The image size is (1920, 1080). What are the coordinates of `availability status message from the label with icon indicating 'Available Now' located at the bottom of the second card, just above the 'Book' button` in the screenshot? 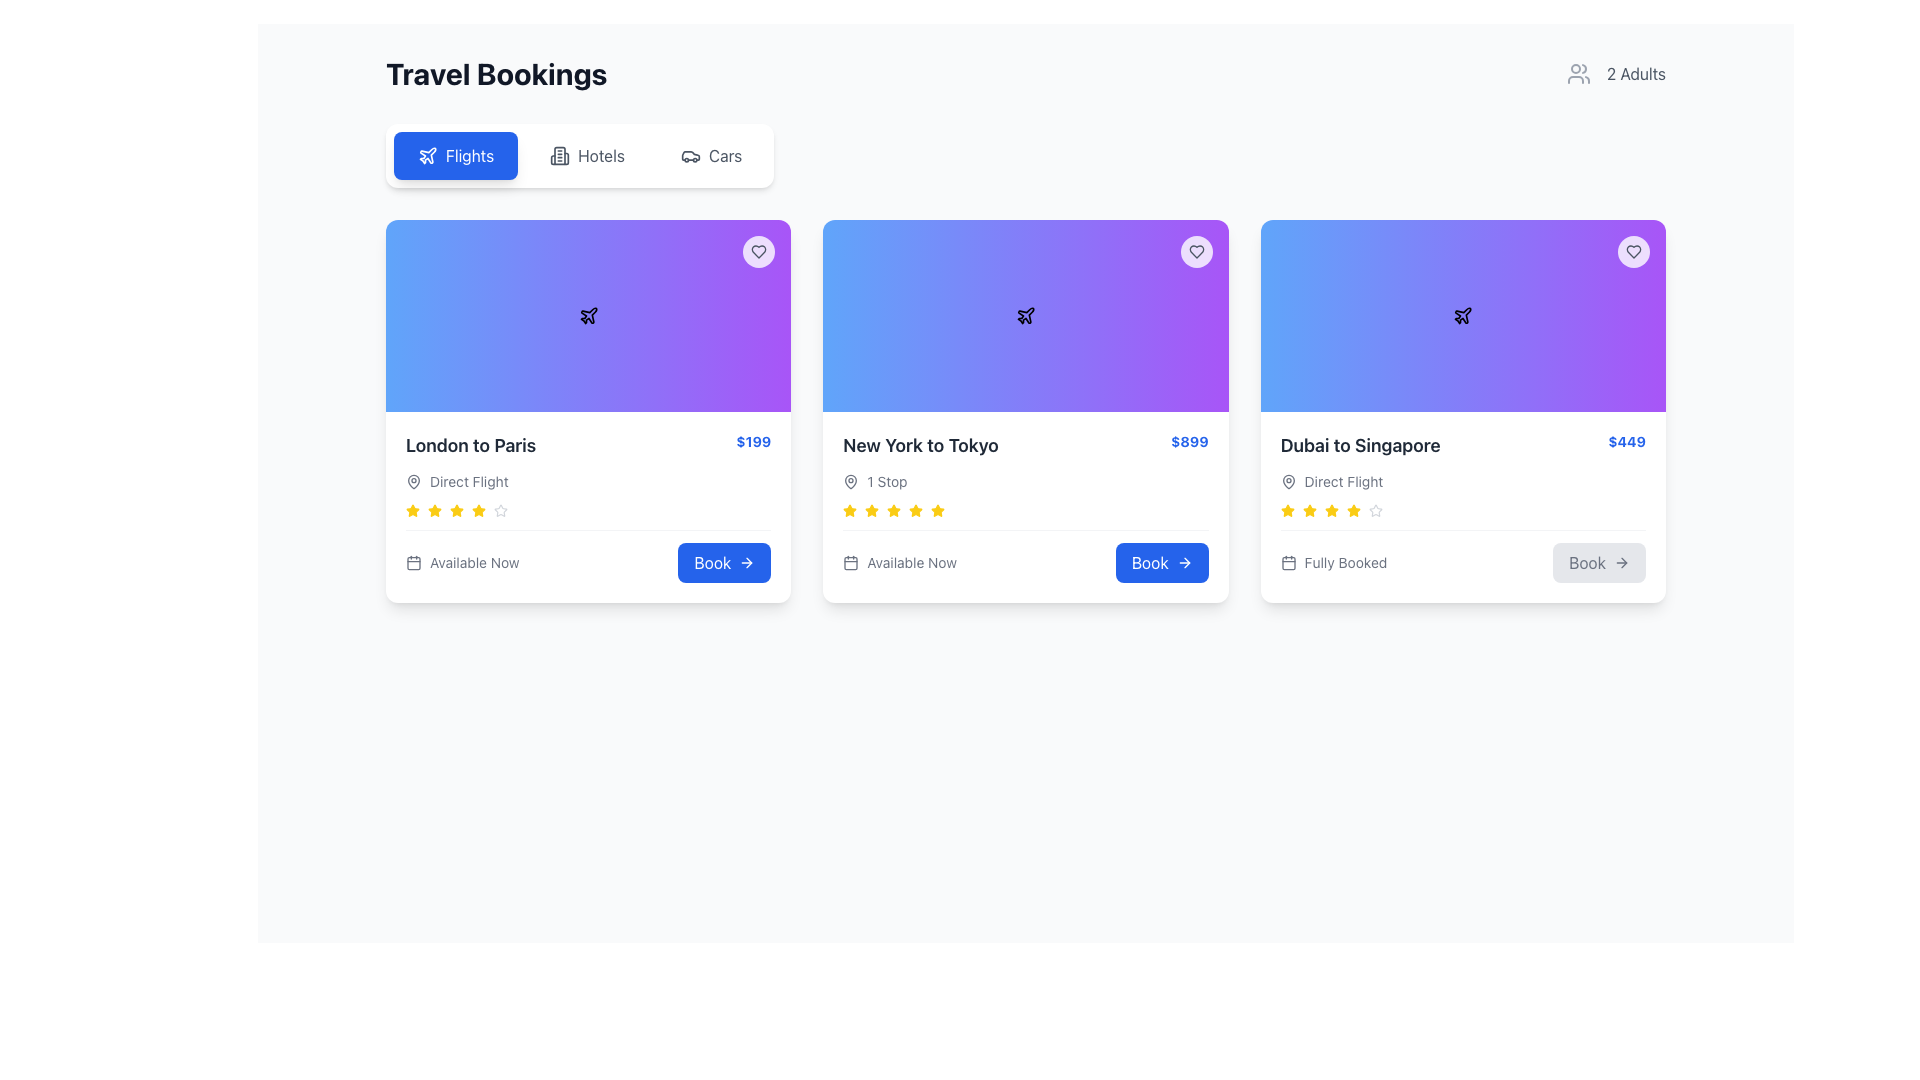 It's located at (899, 563).